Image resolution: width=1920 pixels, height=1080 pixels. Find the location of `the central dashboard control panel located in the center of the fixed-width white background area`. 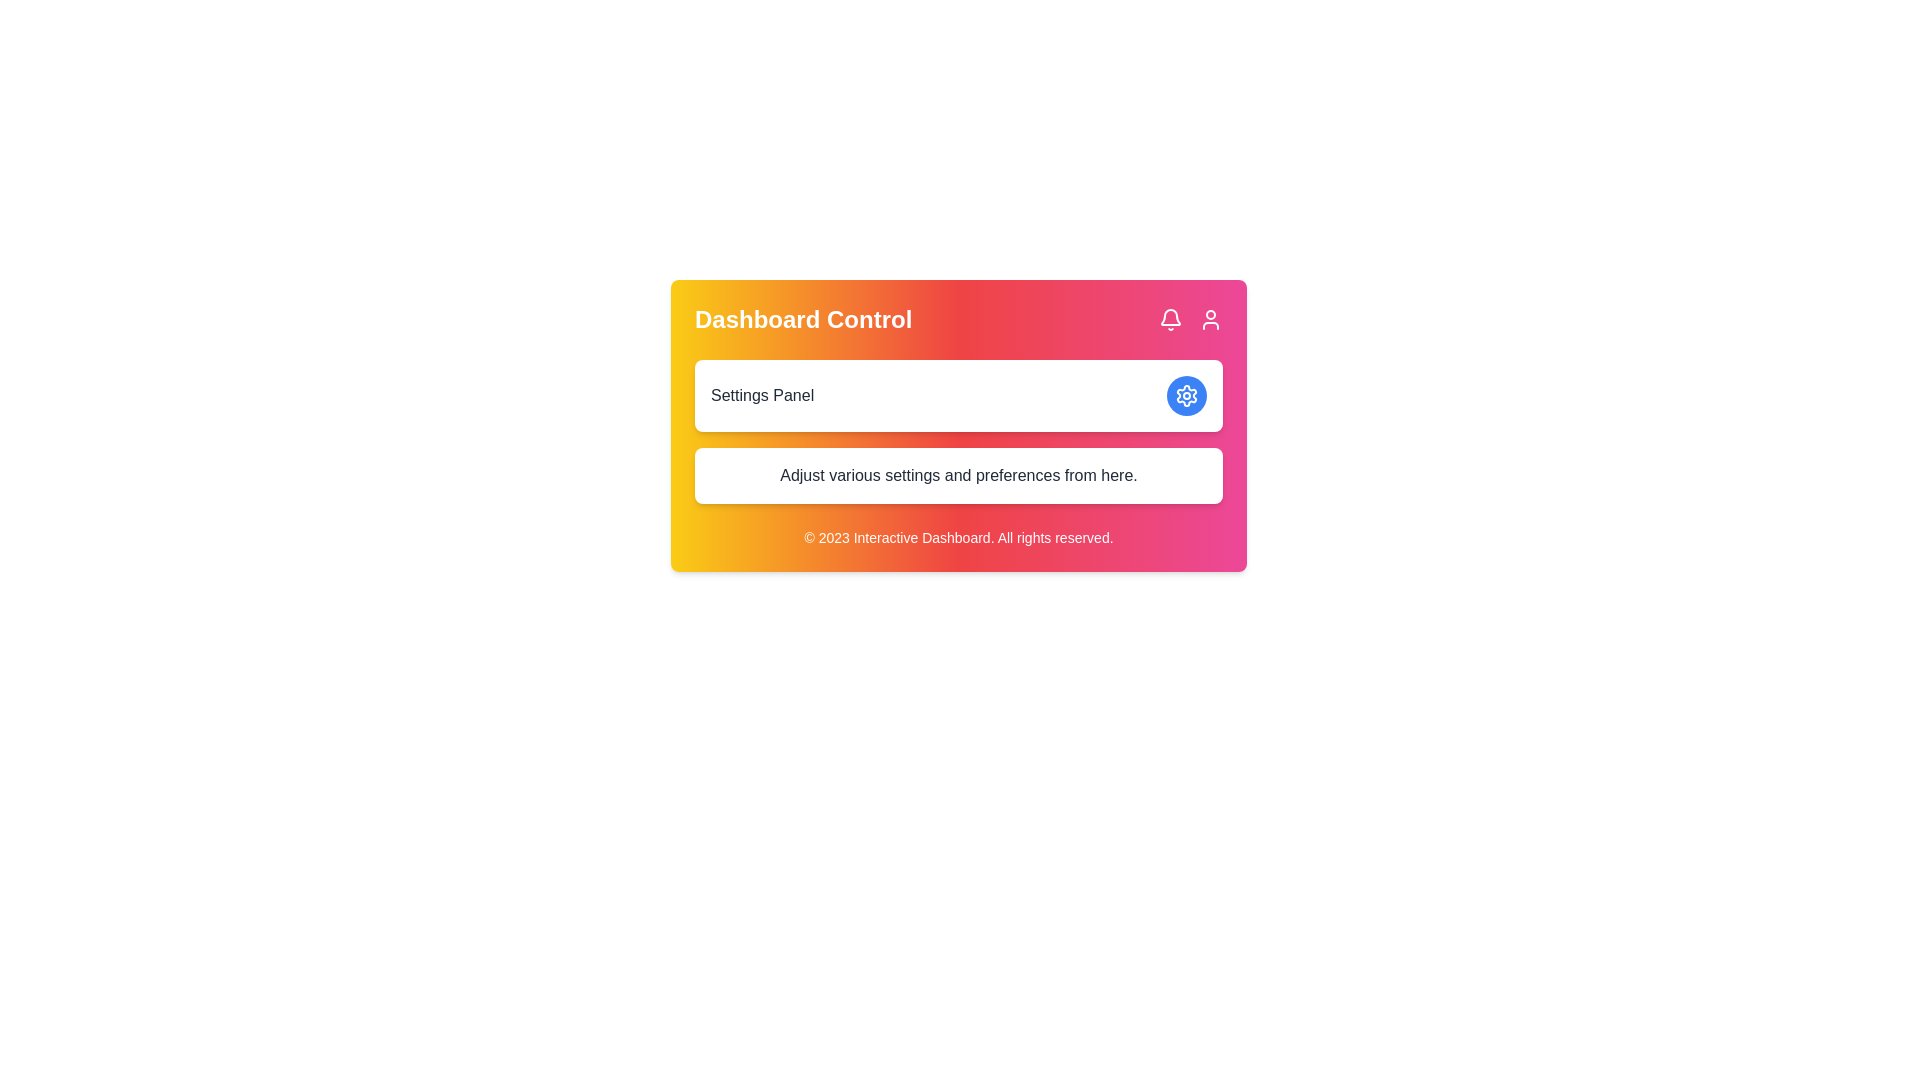

the central dashboard control panel located in the center of the fixed-width white background area is located at coordinates (958, 424).